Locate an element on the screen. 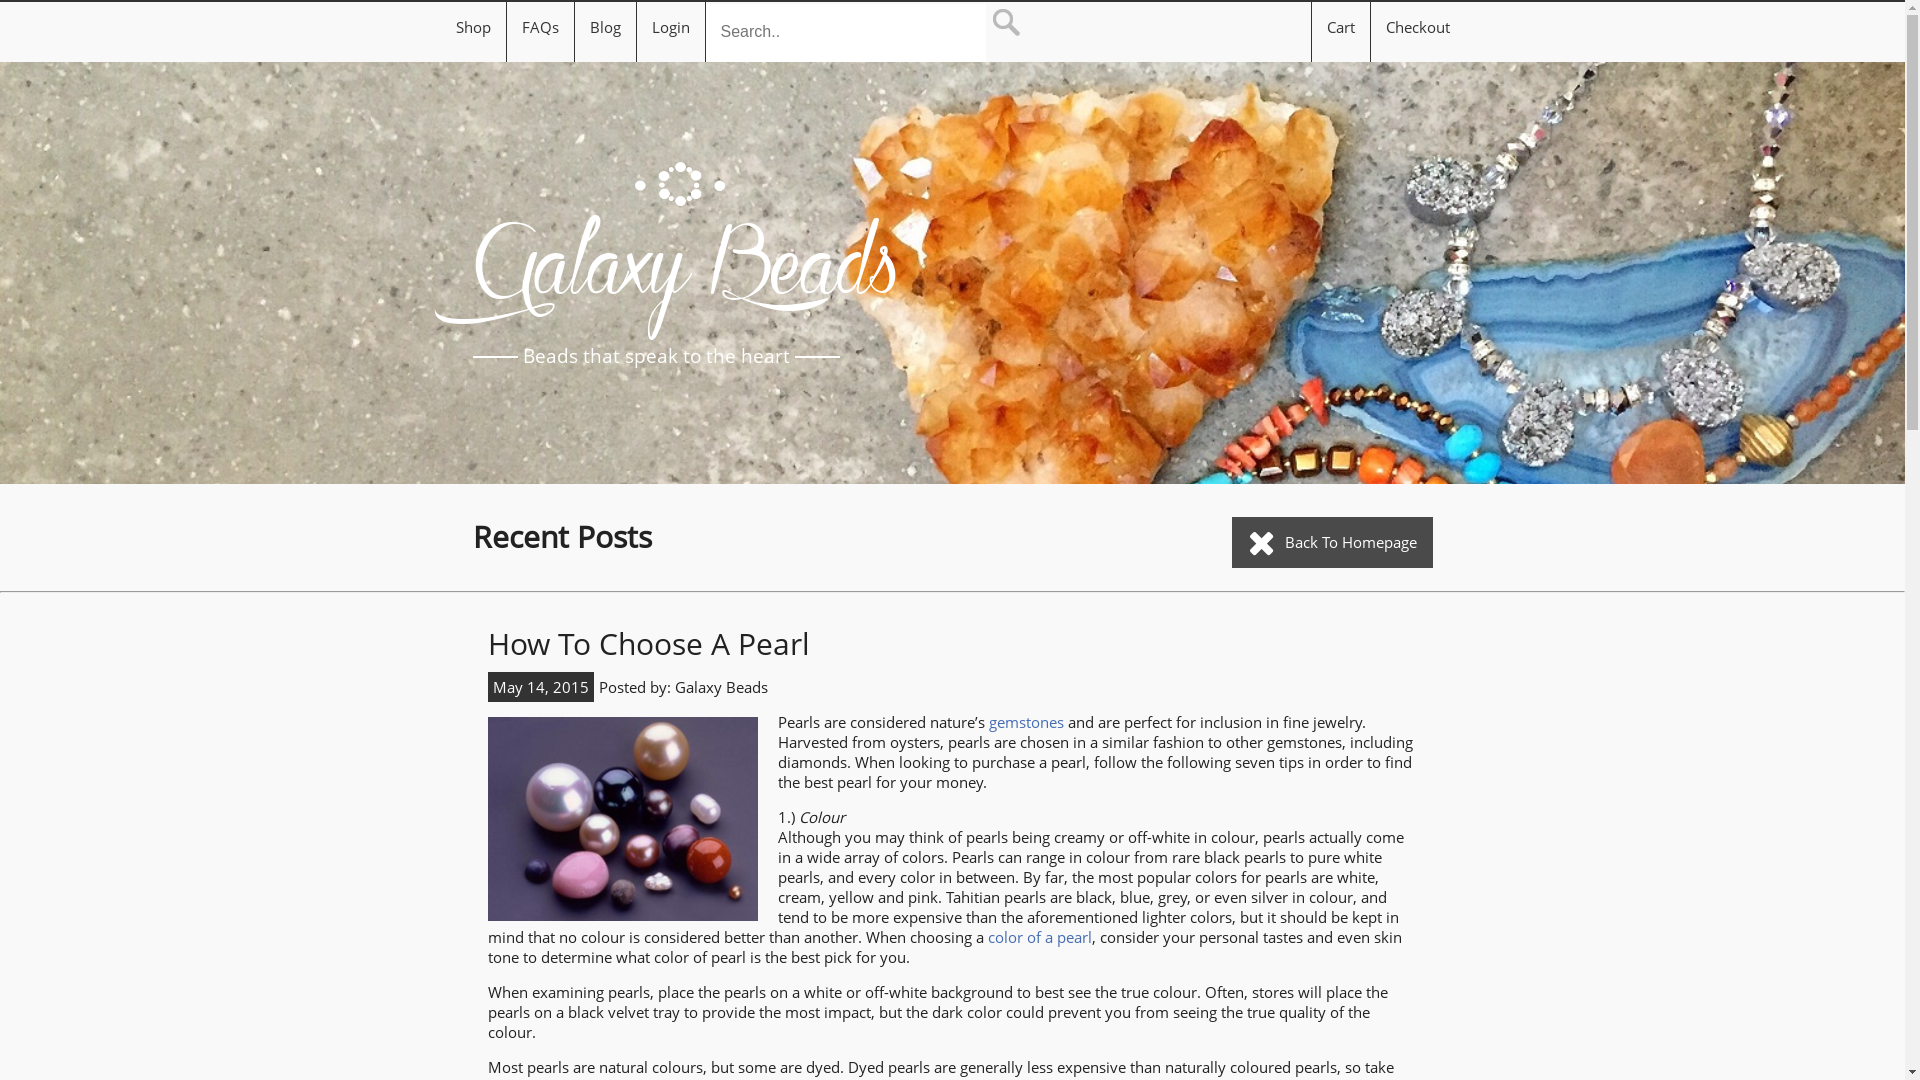 This screenshot has height=1080, width=1920. 'Shop' is located at coordinates (472, 27).